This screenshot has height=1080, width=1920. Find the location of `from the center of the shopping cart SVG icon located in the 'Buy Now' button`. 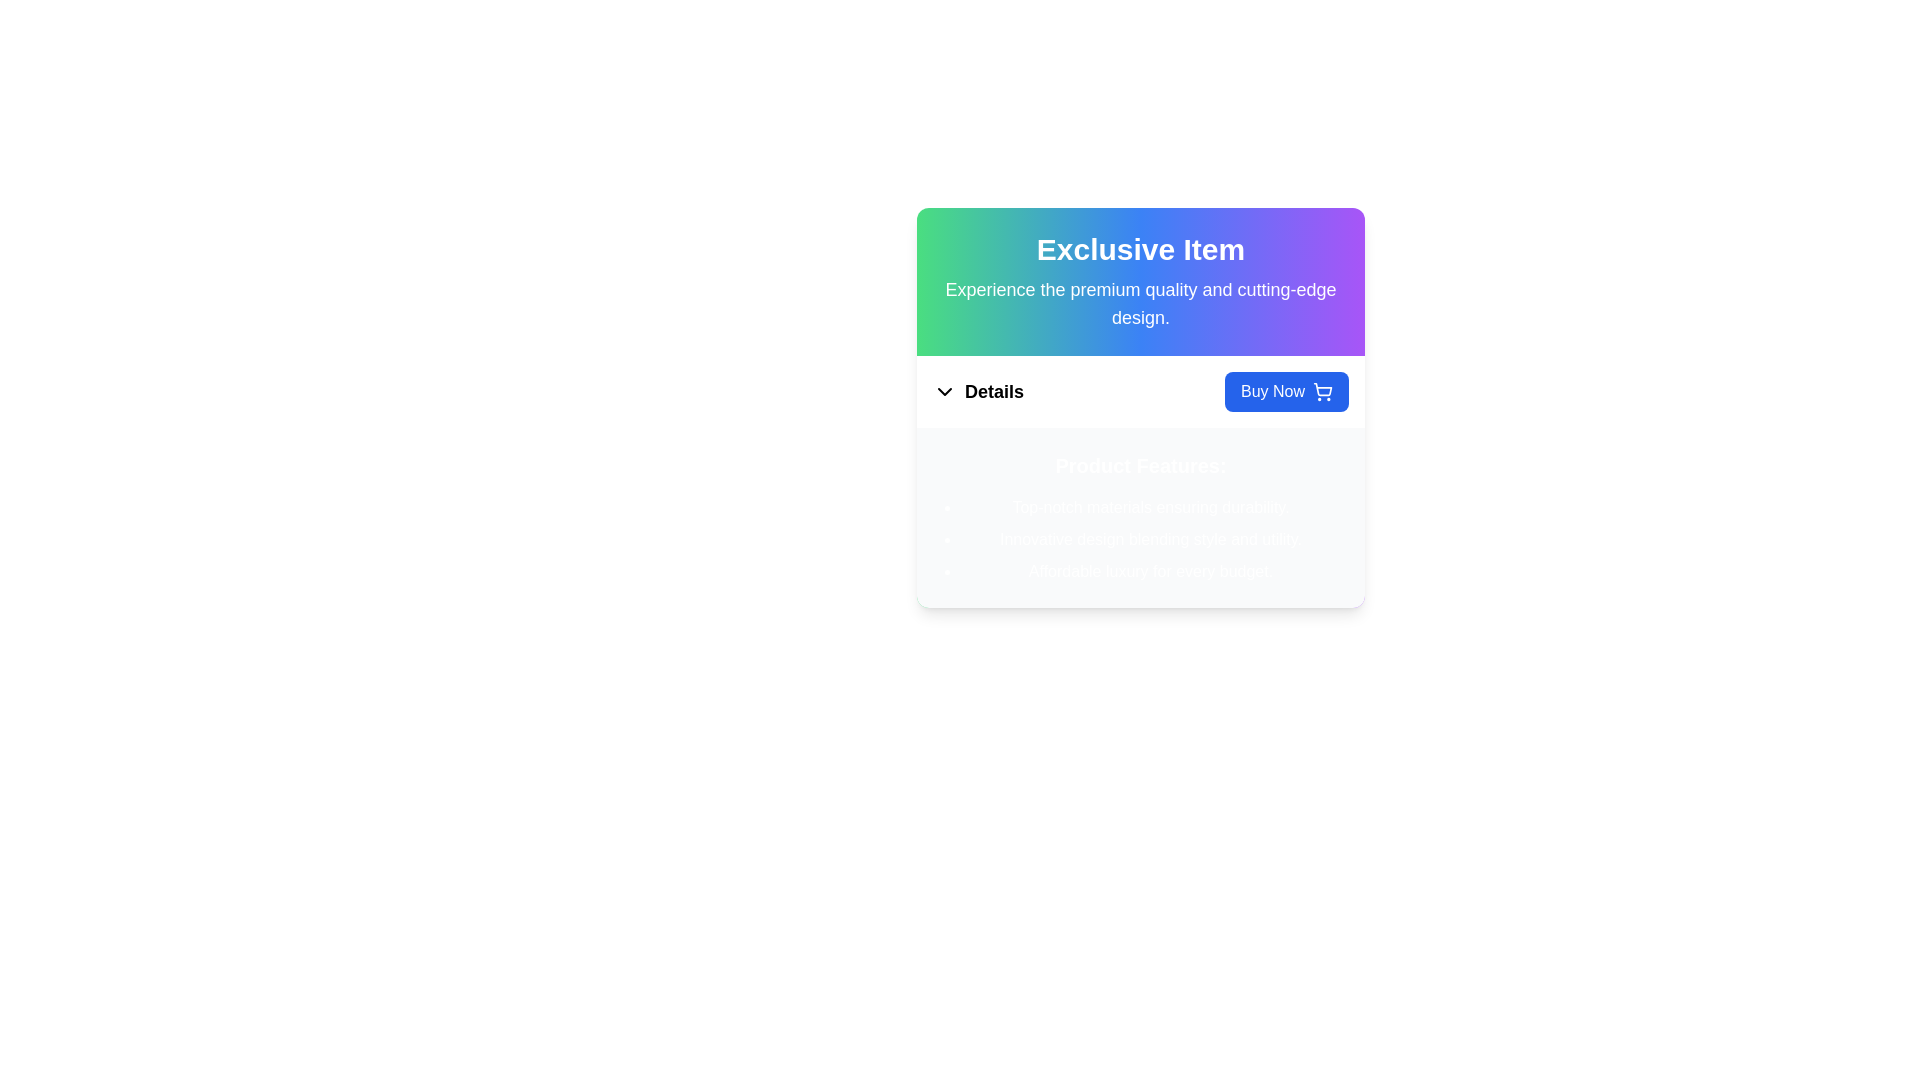

from the center of the shopping cart SVG icon located in the 'Buy Now' button is located at coordinates (1323, 389).